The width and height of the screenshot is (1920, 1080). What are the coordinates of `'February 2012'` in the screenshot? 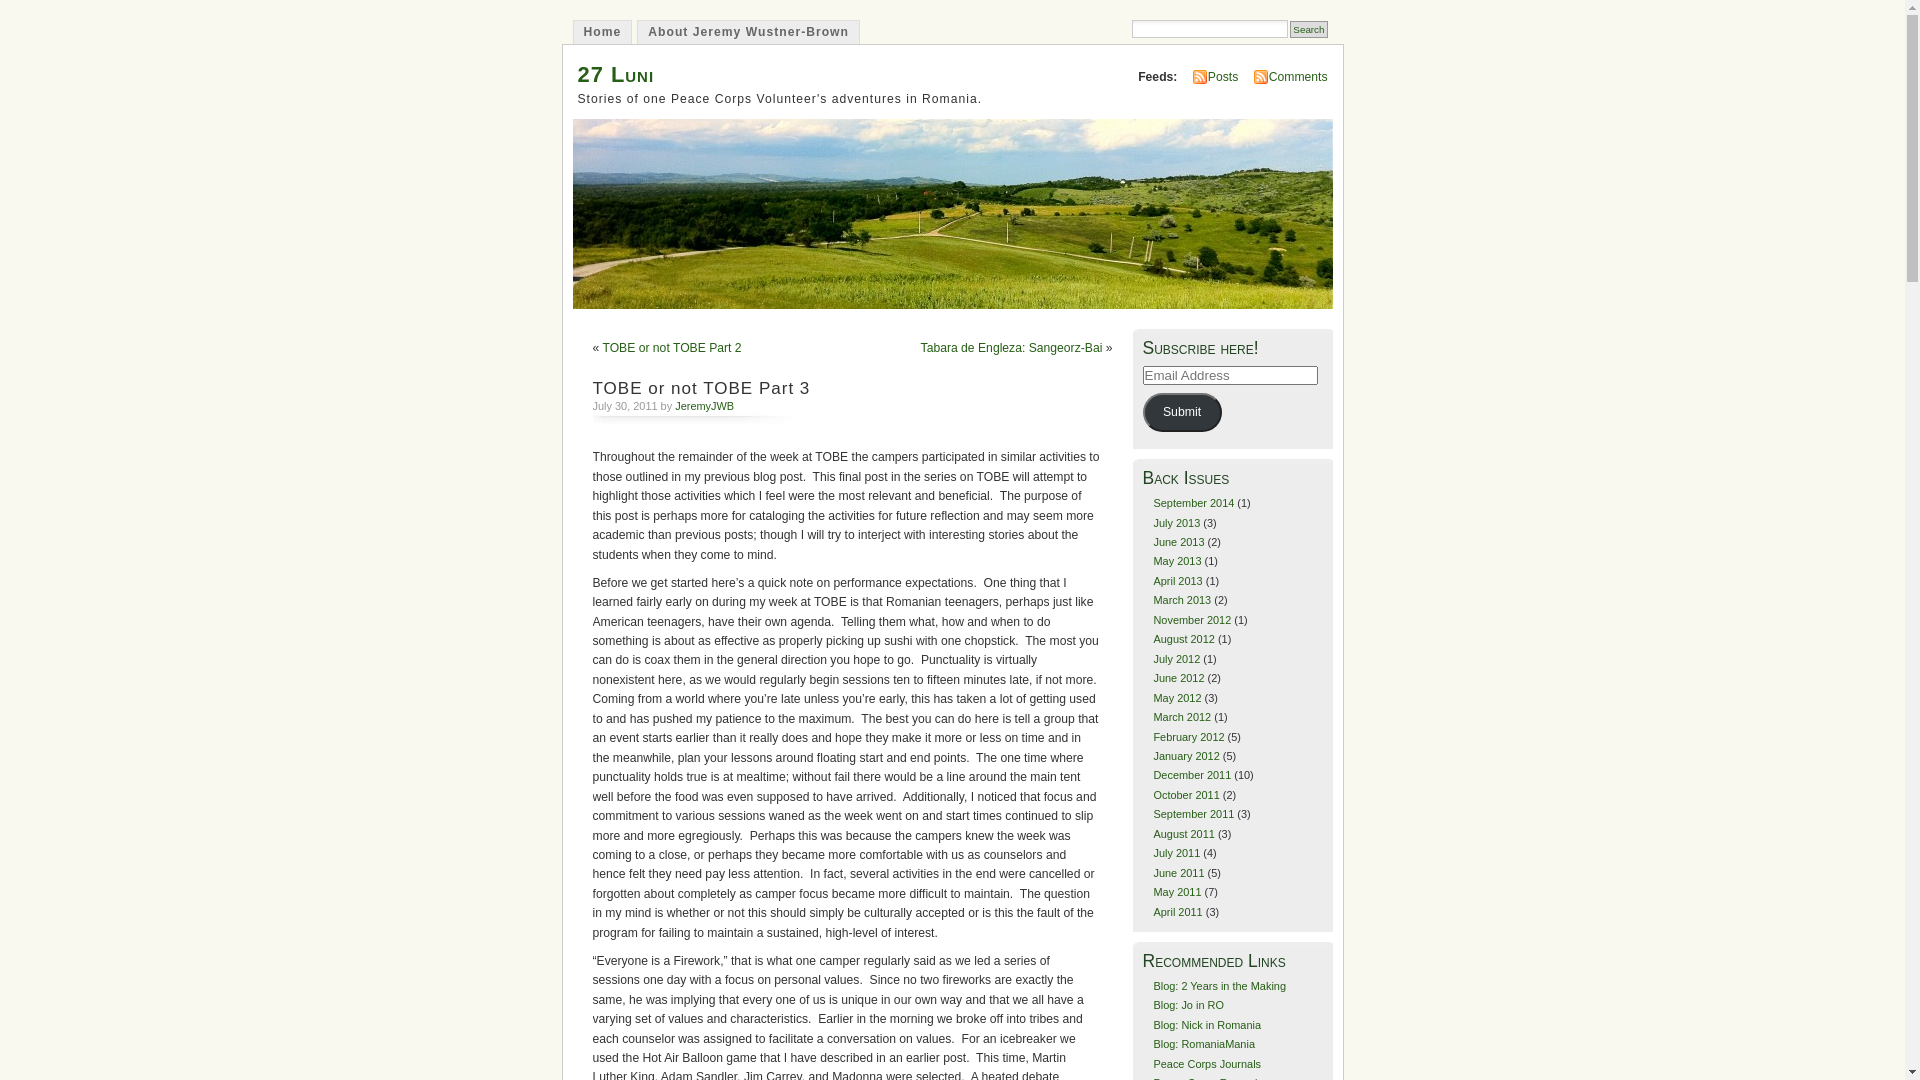 It's located at (1188, 736).